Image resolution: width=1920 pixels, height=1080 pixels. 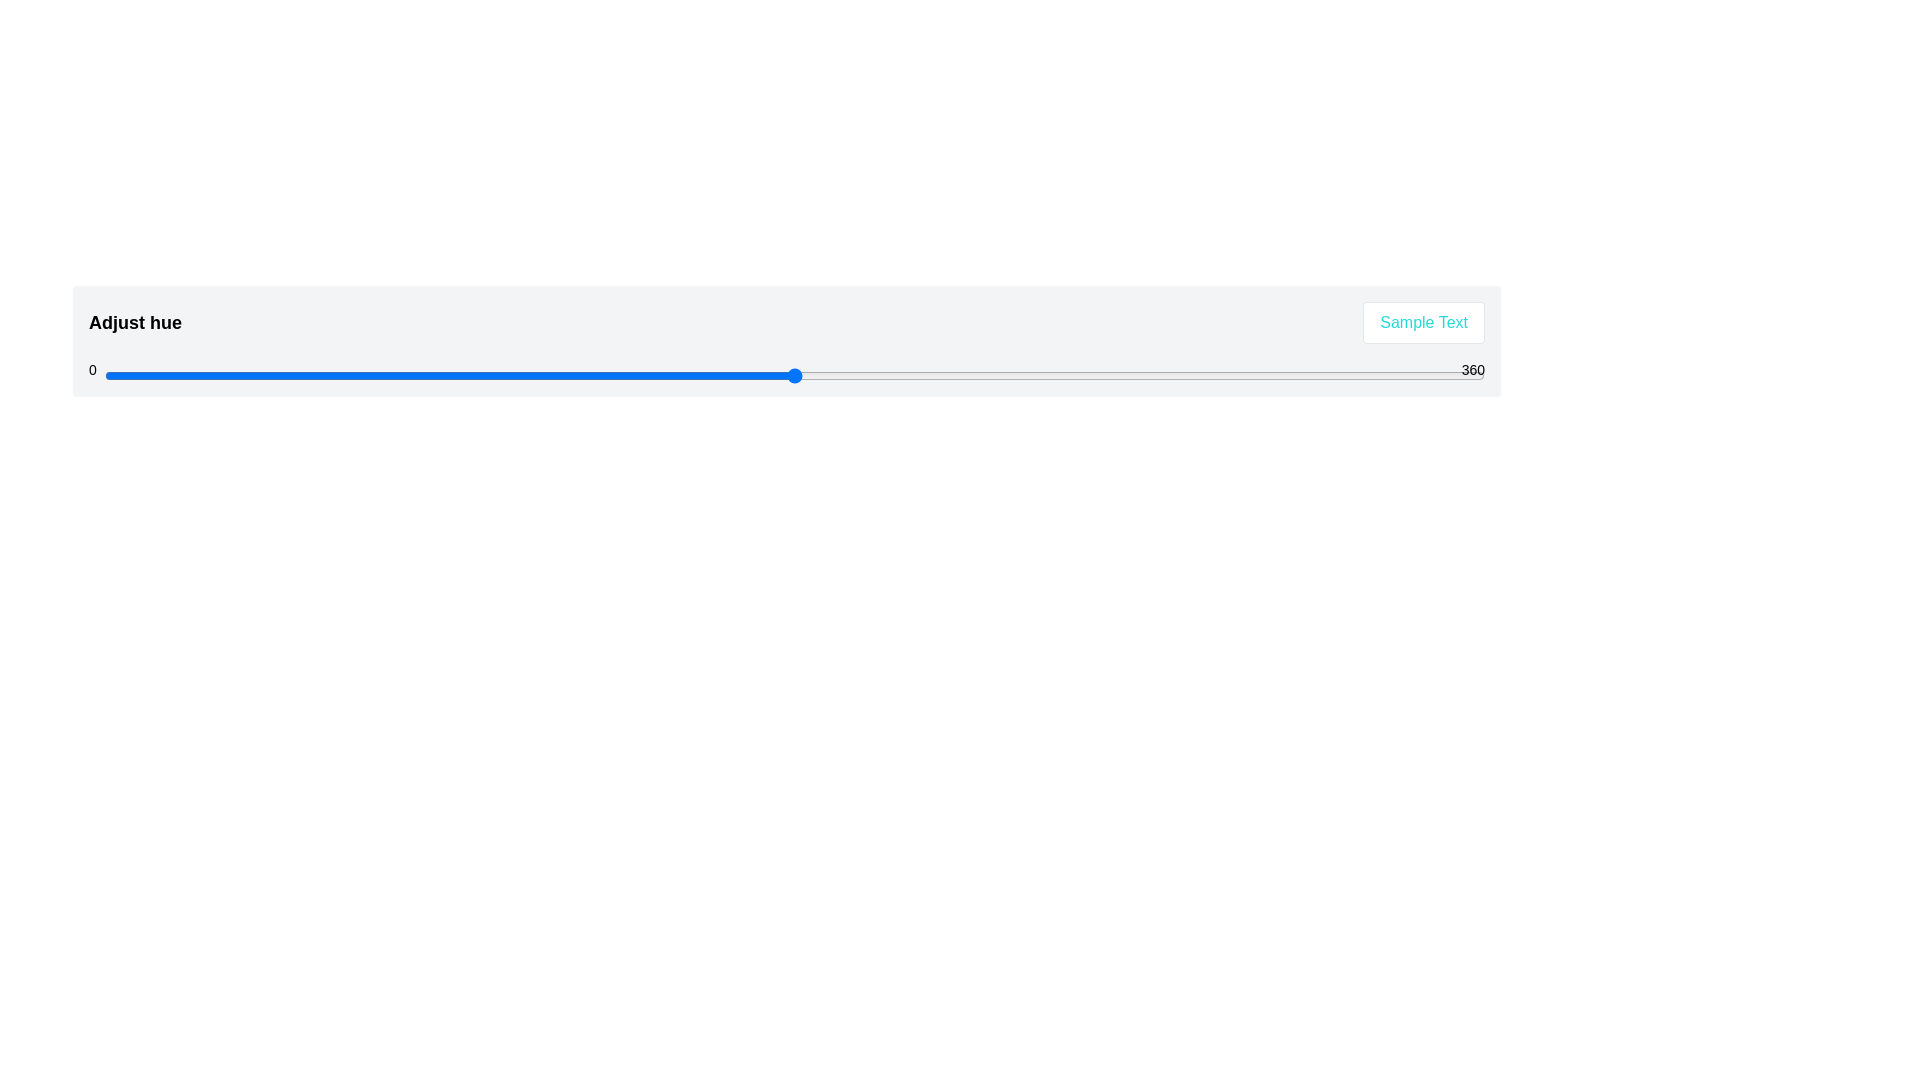 I want to click on the hue slider to set the hue value to 276, so click(x=1162, y=375).